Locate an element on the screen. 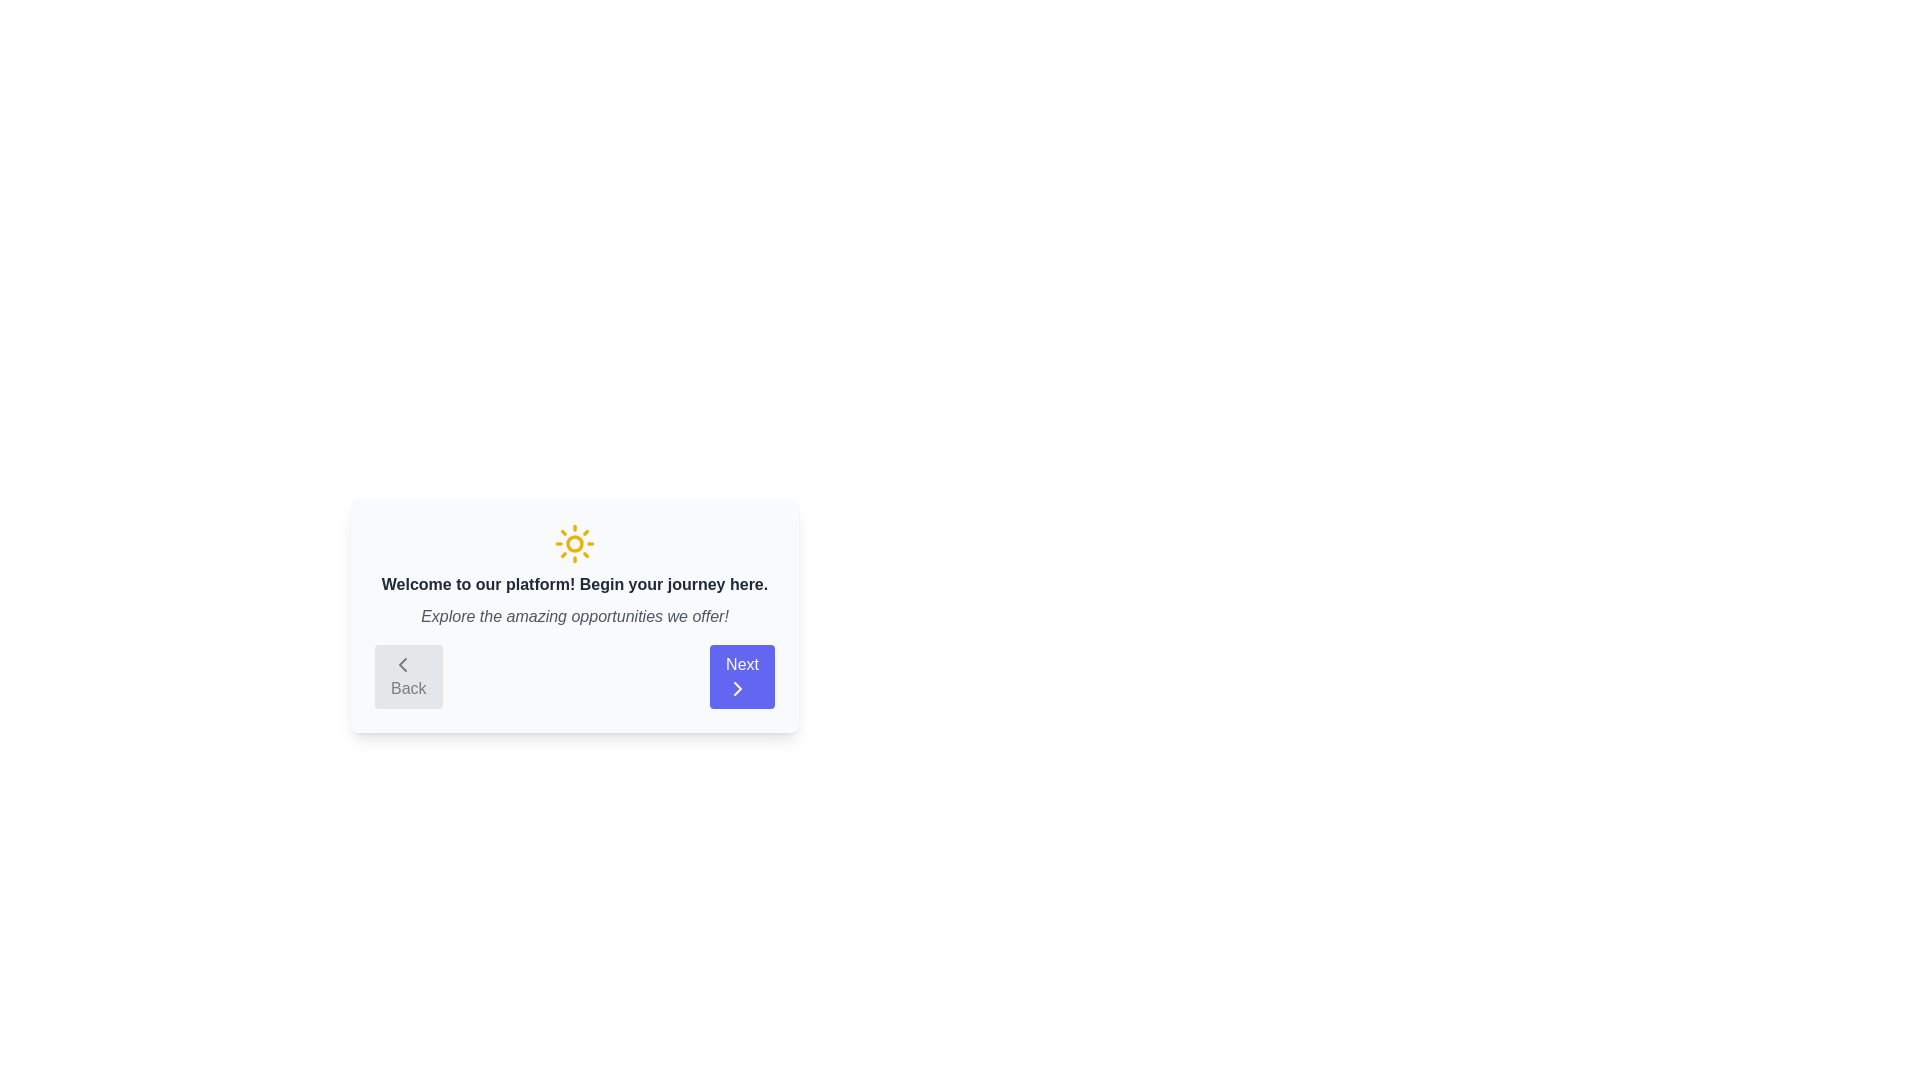  the 'Back' button to navigate to the previous step is located at coordinates (407, 676).